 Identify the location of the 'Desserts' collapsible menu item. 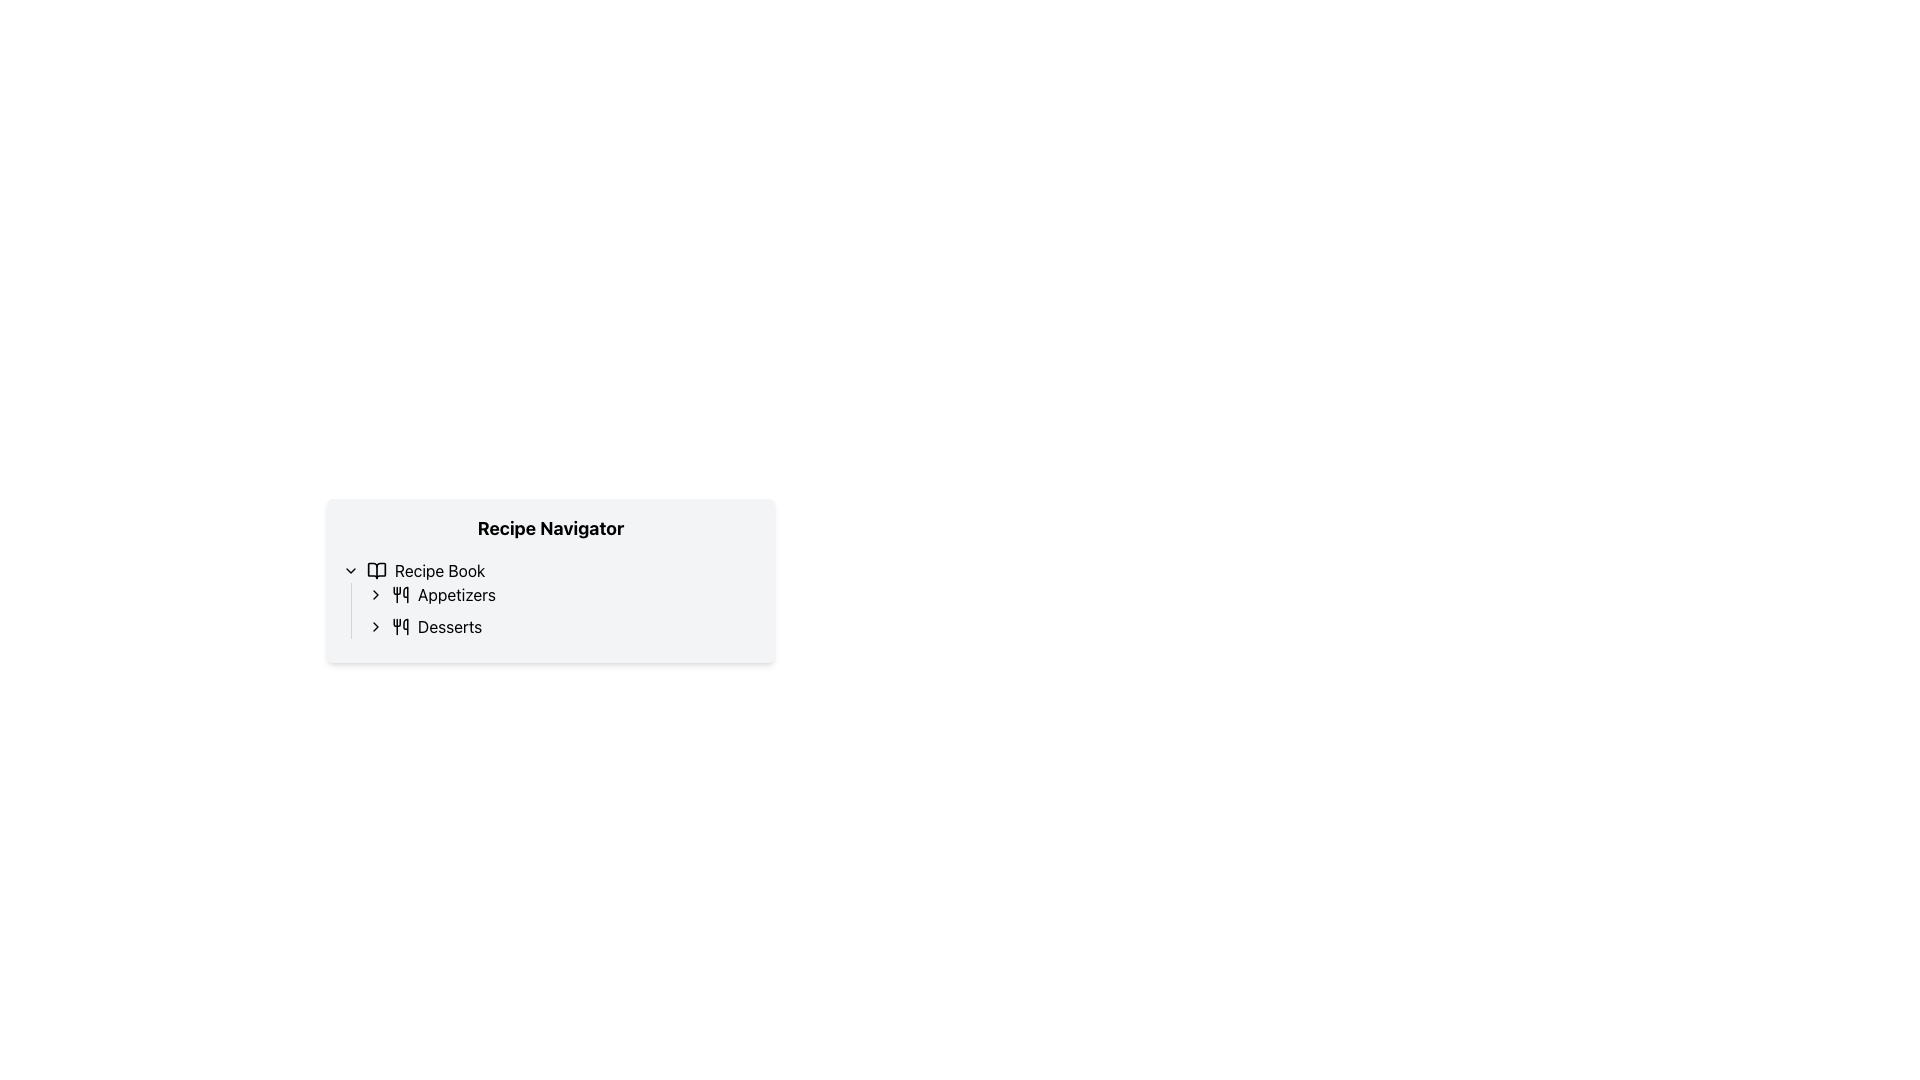
(562, 626).